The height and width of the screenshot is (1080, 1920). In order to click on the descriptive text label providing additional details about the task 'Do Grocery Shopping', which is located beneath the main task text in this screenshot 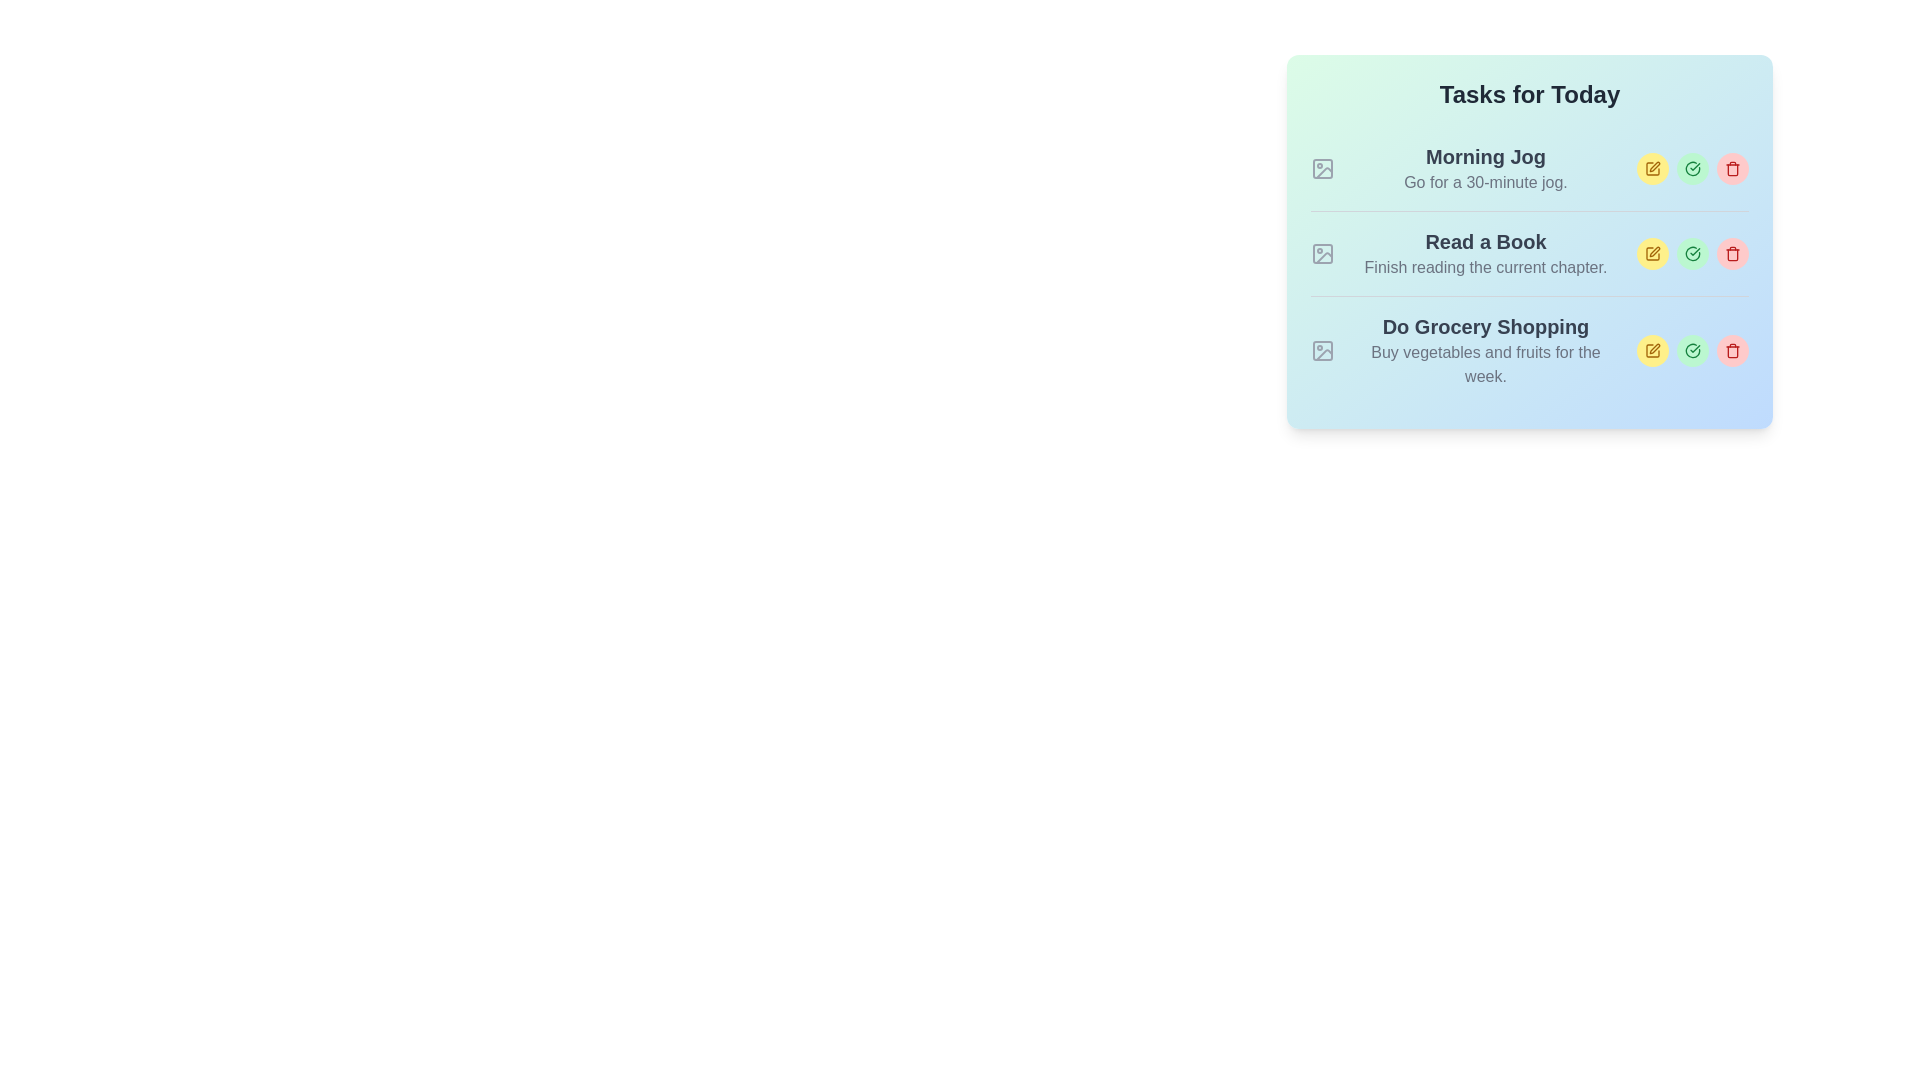, I will do `click(1486, 365)`.